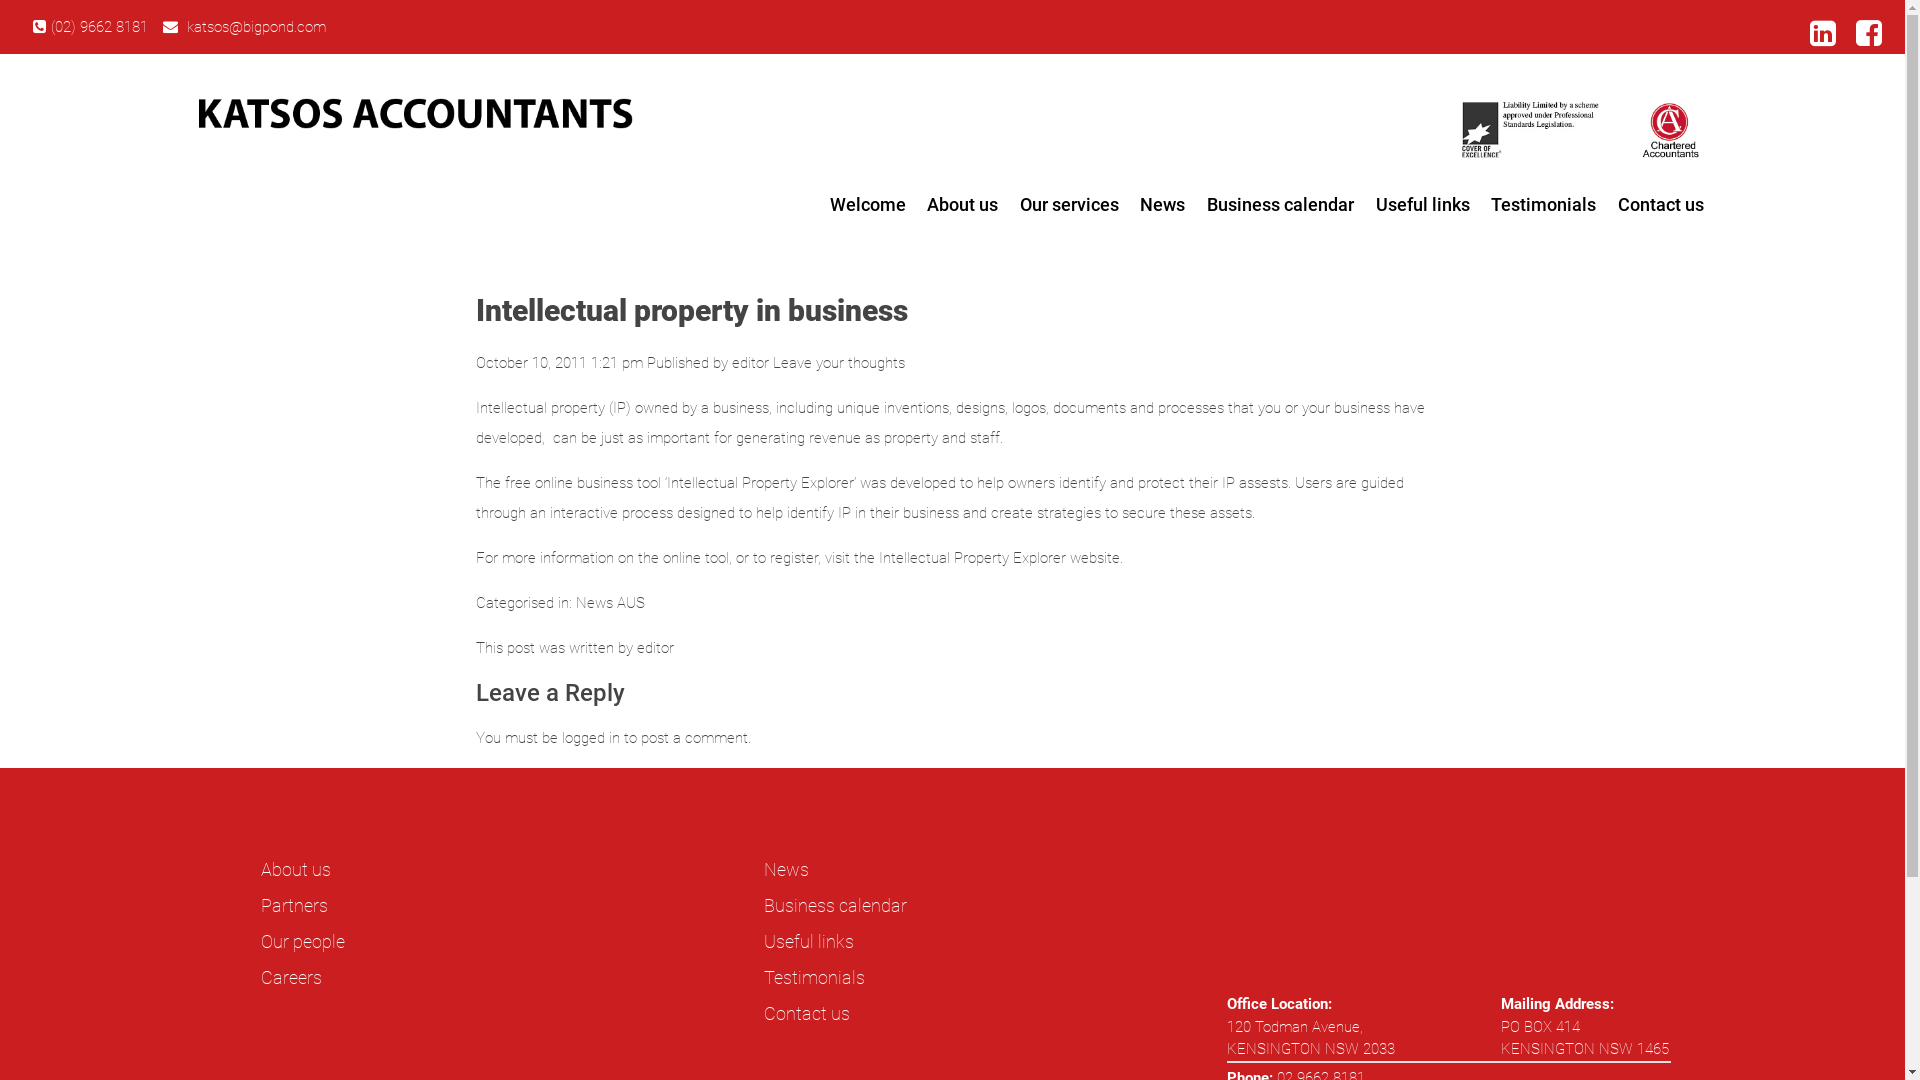 Image resolution: width=1920 pixels, height=1080 pixels. Describe the element at coordinates (806, 1013) in the screenshot. I see `'Contact us'` at that location.